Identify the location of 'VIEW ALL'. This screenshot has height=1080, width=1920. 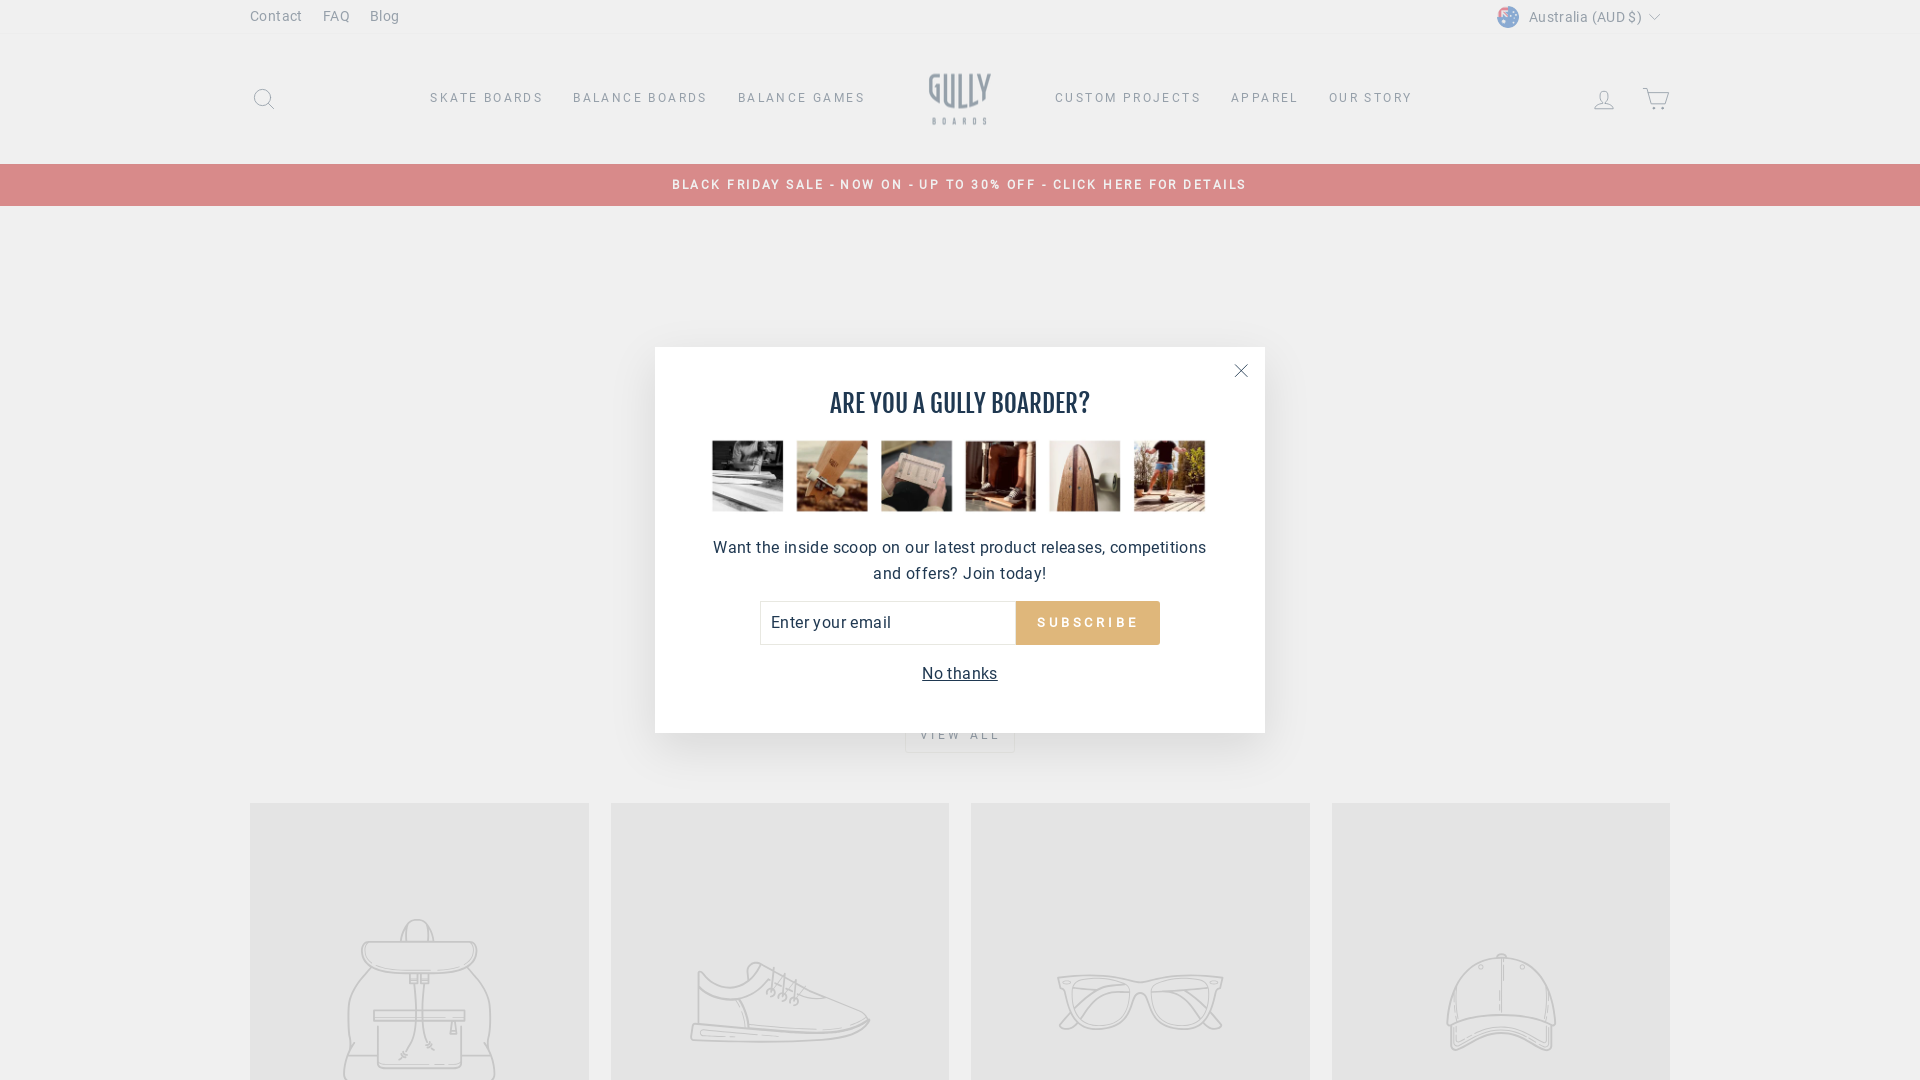
(960, 735).